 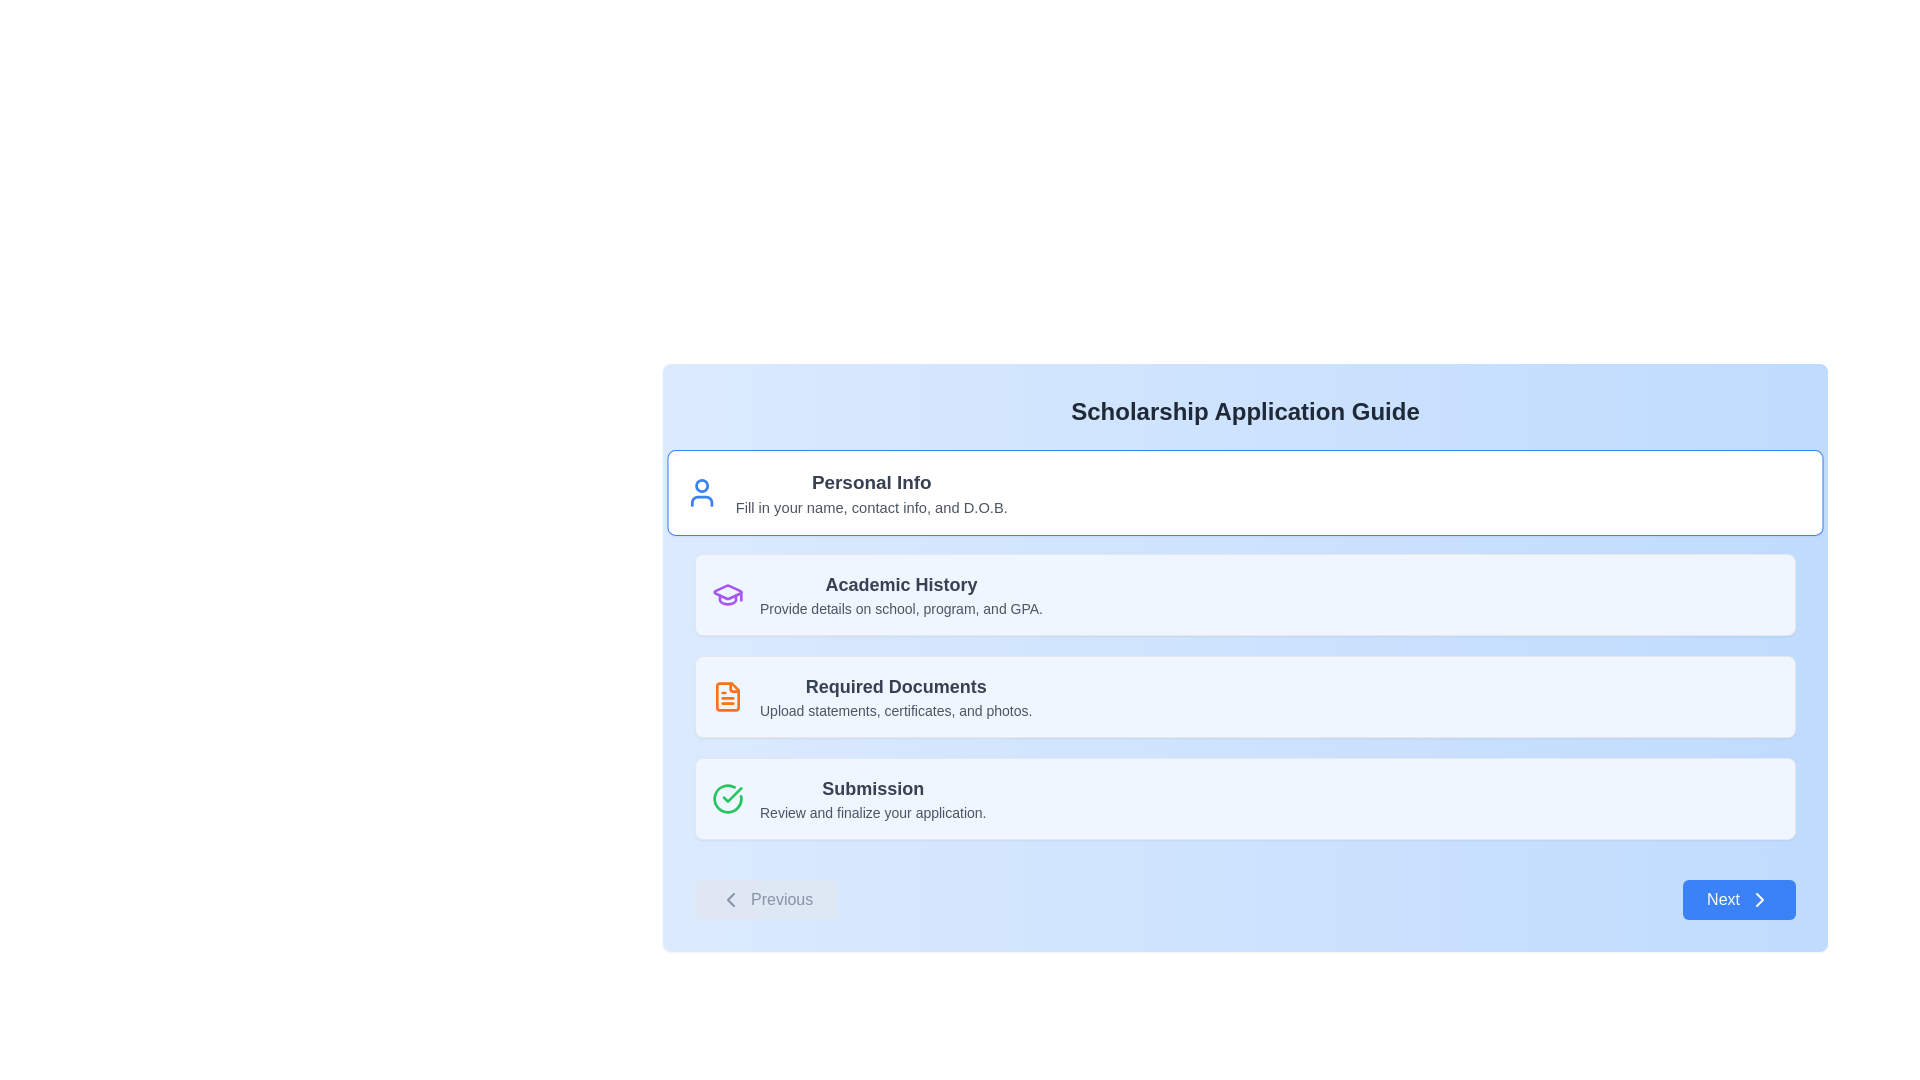 I want to click on text content element that displays 'Submission' and 'Review and finalize your application.' located in the fourth card of the application steps list, so click(x=873, y=797).